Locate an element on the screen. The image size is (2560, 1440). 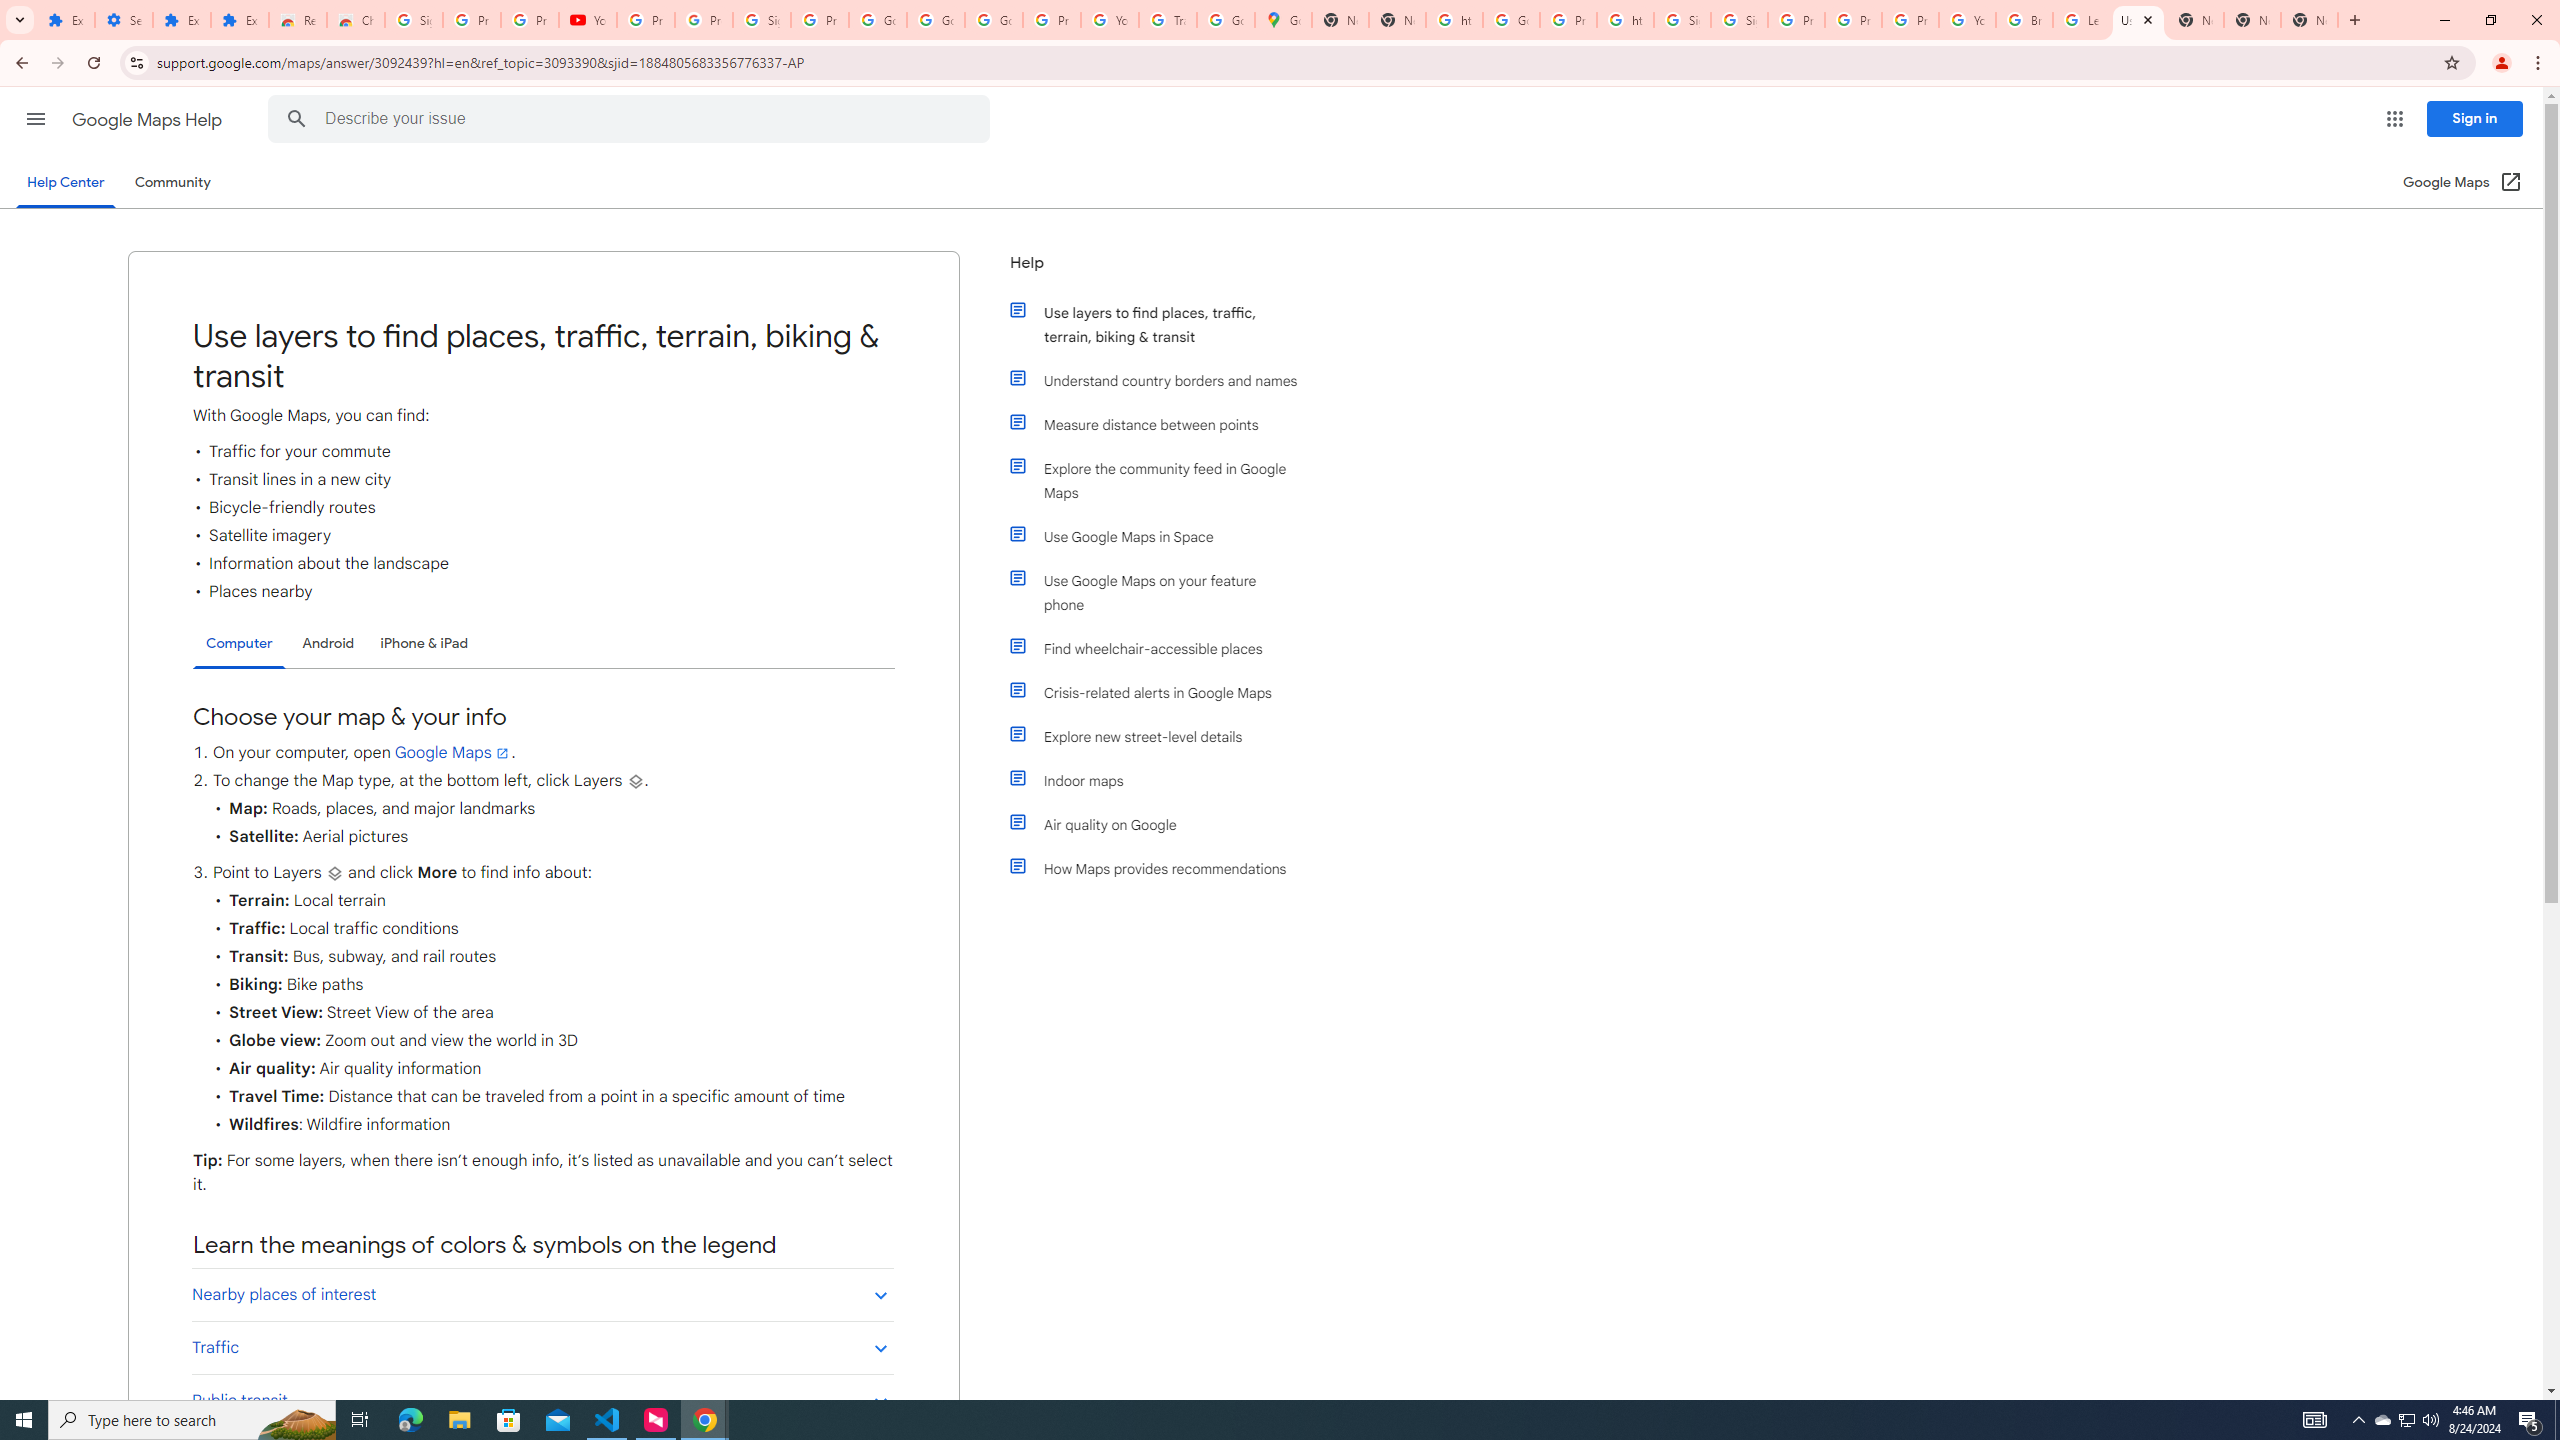
'Public transit' is located at coordinates (542, 1399).